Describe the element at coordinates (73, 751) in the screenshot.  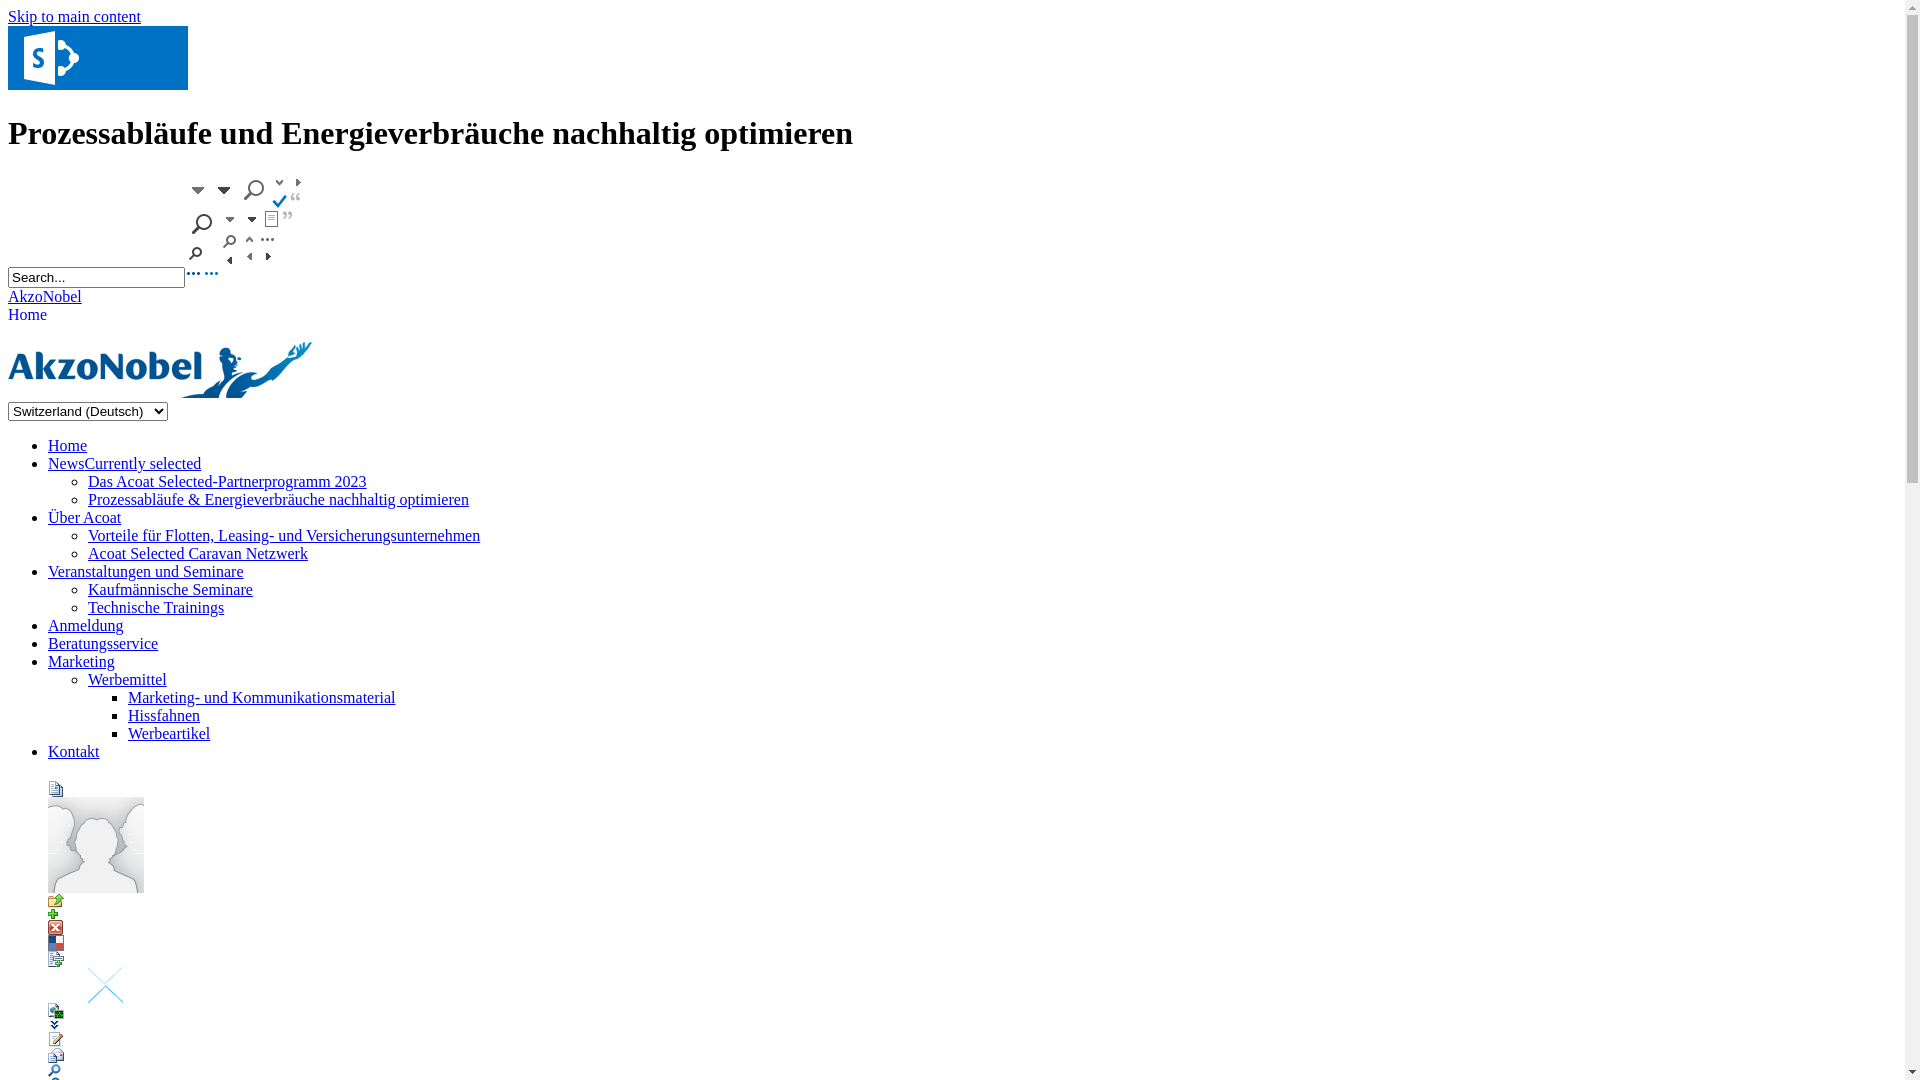
I see `'Kontakt'` at that location.